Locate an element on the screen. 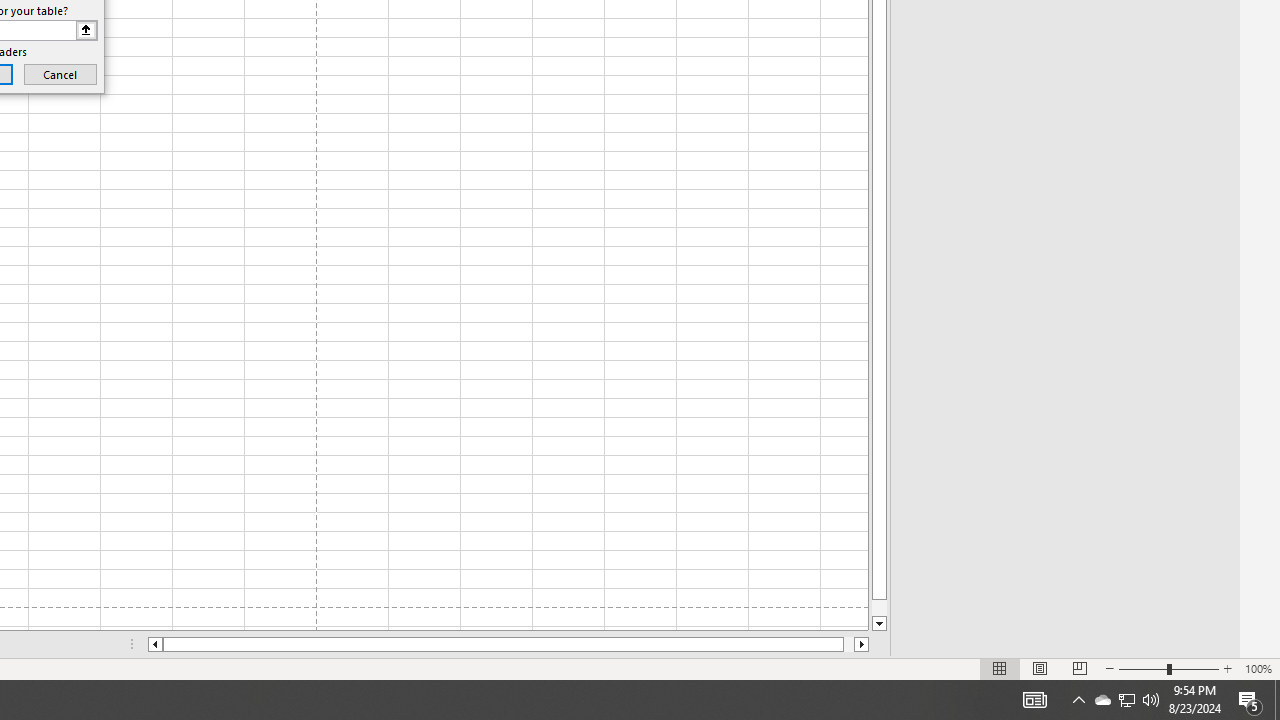 The height and width of the screenshot is (720, 1280). 'Class: NetUIScrollBar' is located at coordinates (508, 644).